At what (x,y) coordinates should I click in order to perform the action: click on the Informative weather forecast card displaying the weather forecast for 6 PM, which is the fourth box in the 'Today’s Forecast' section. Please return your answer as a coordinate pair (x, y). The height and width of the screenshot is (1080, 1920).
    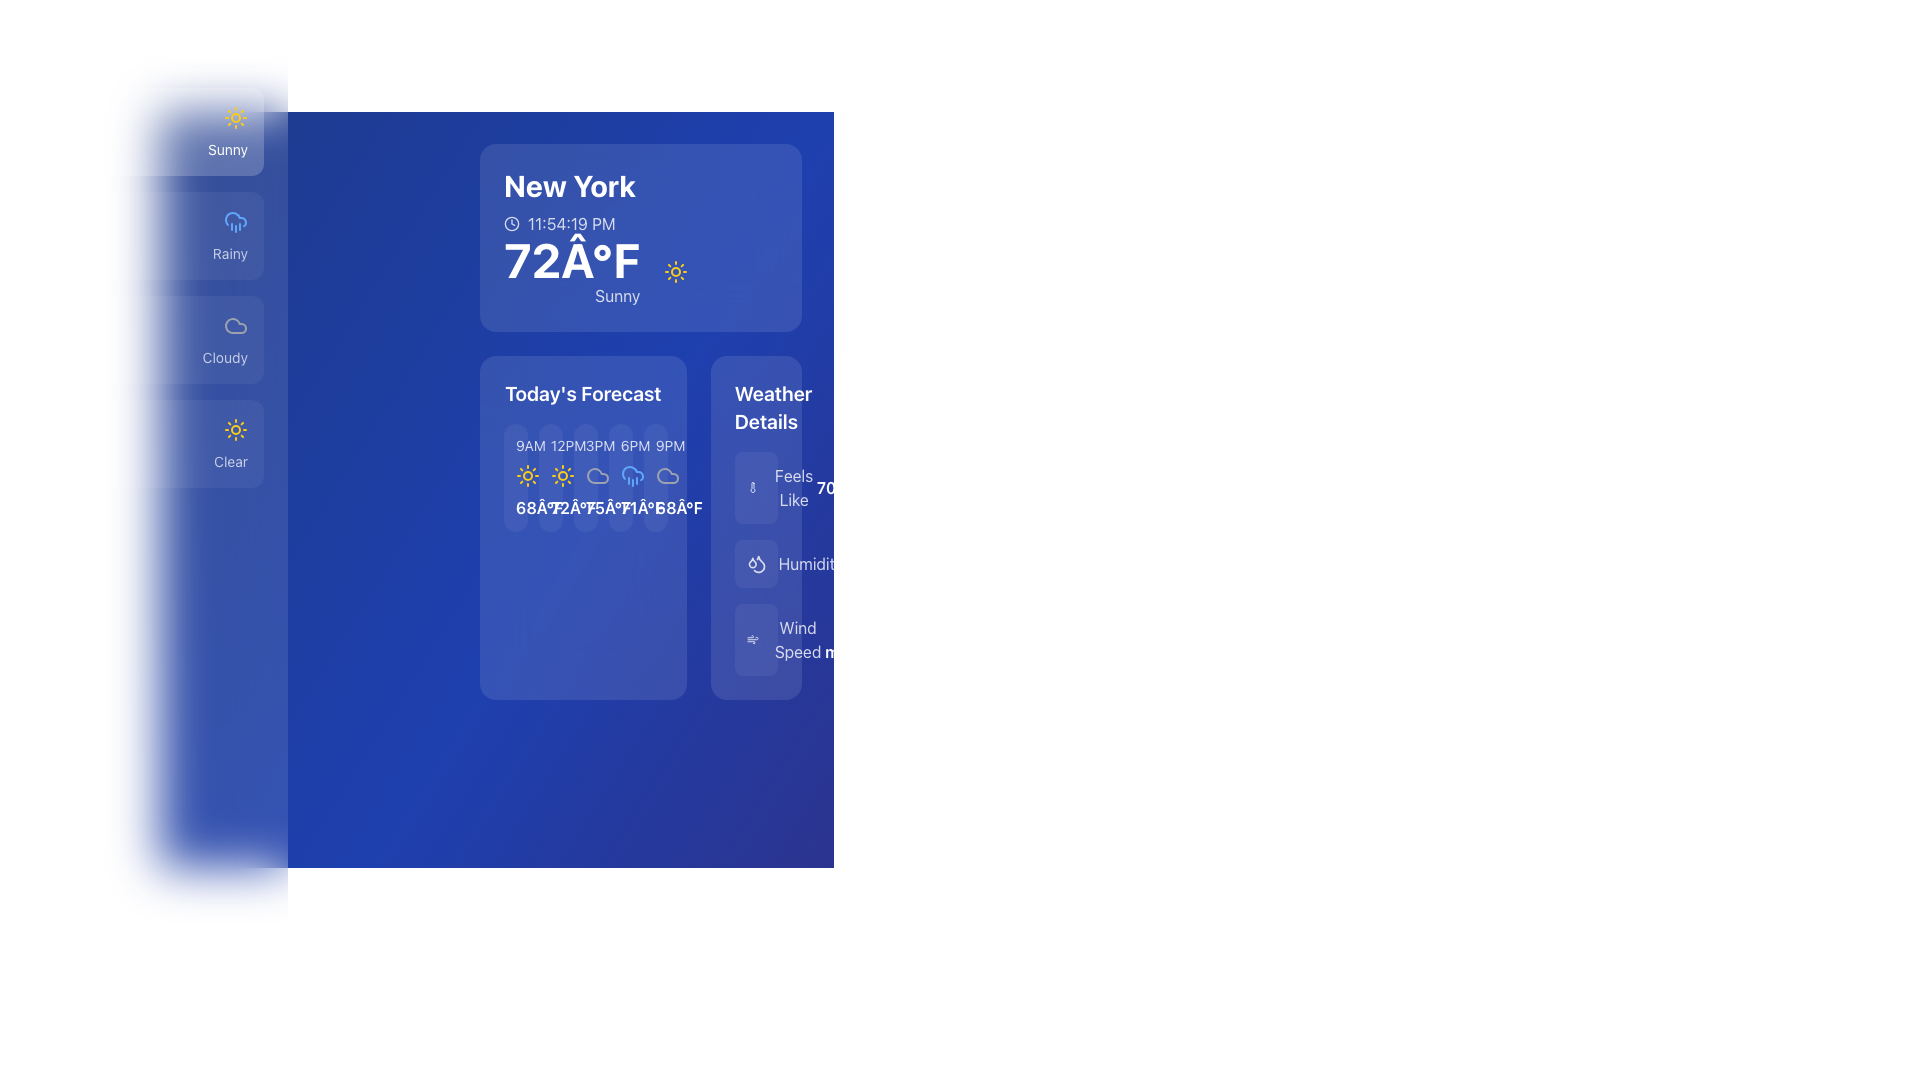
    Looking at the image, I should click on (619, 478).